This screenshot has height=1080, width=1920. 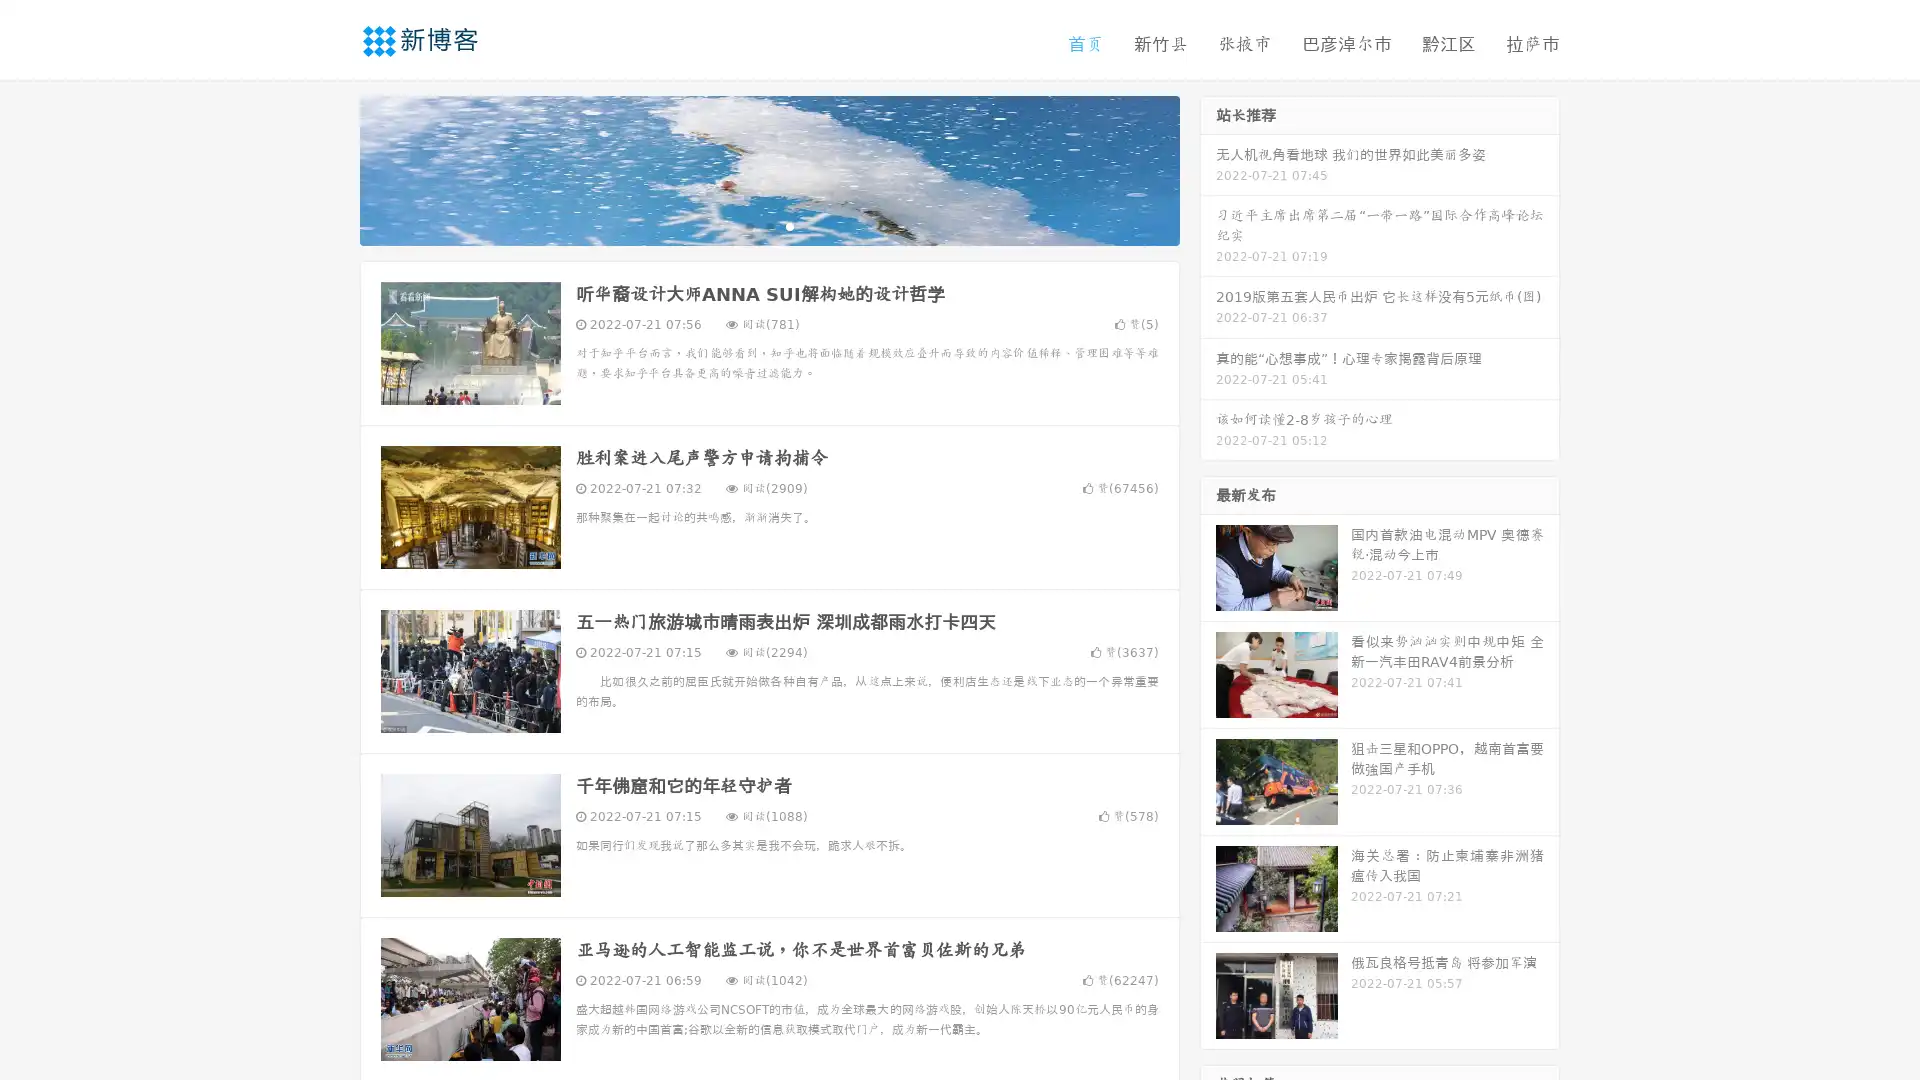 I want to click on Next slide, so click(x=1208, y=168).